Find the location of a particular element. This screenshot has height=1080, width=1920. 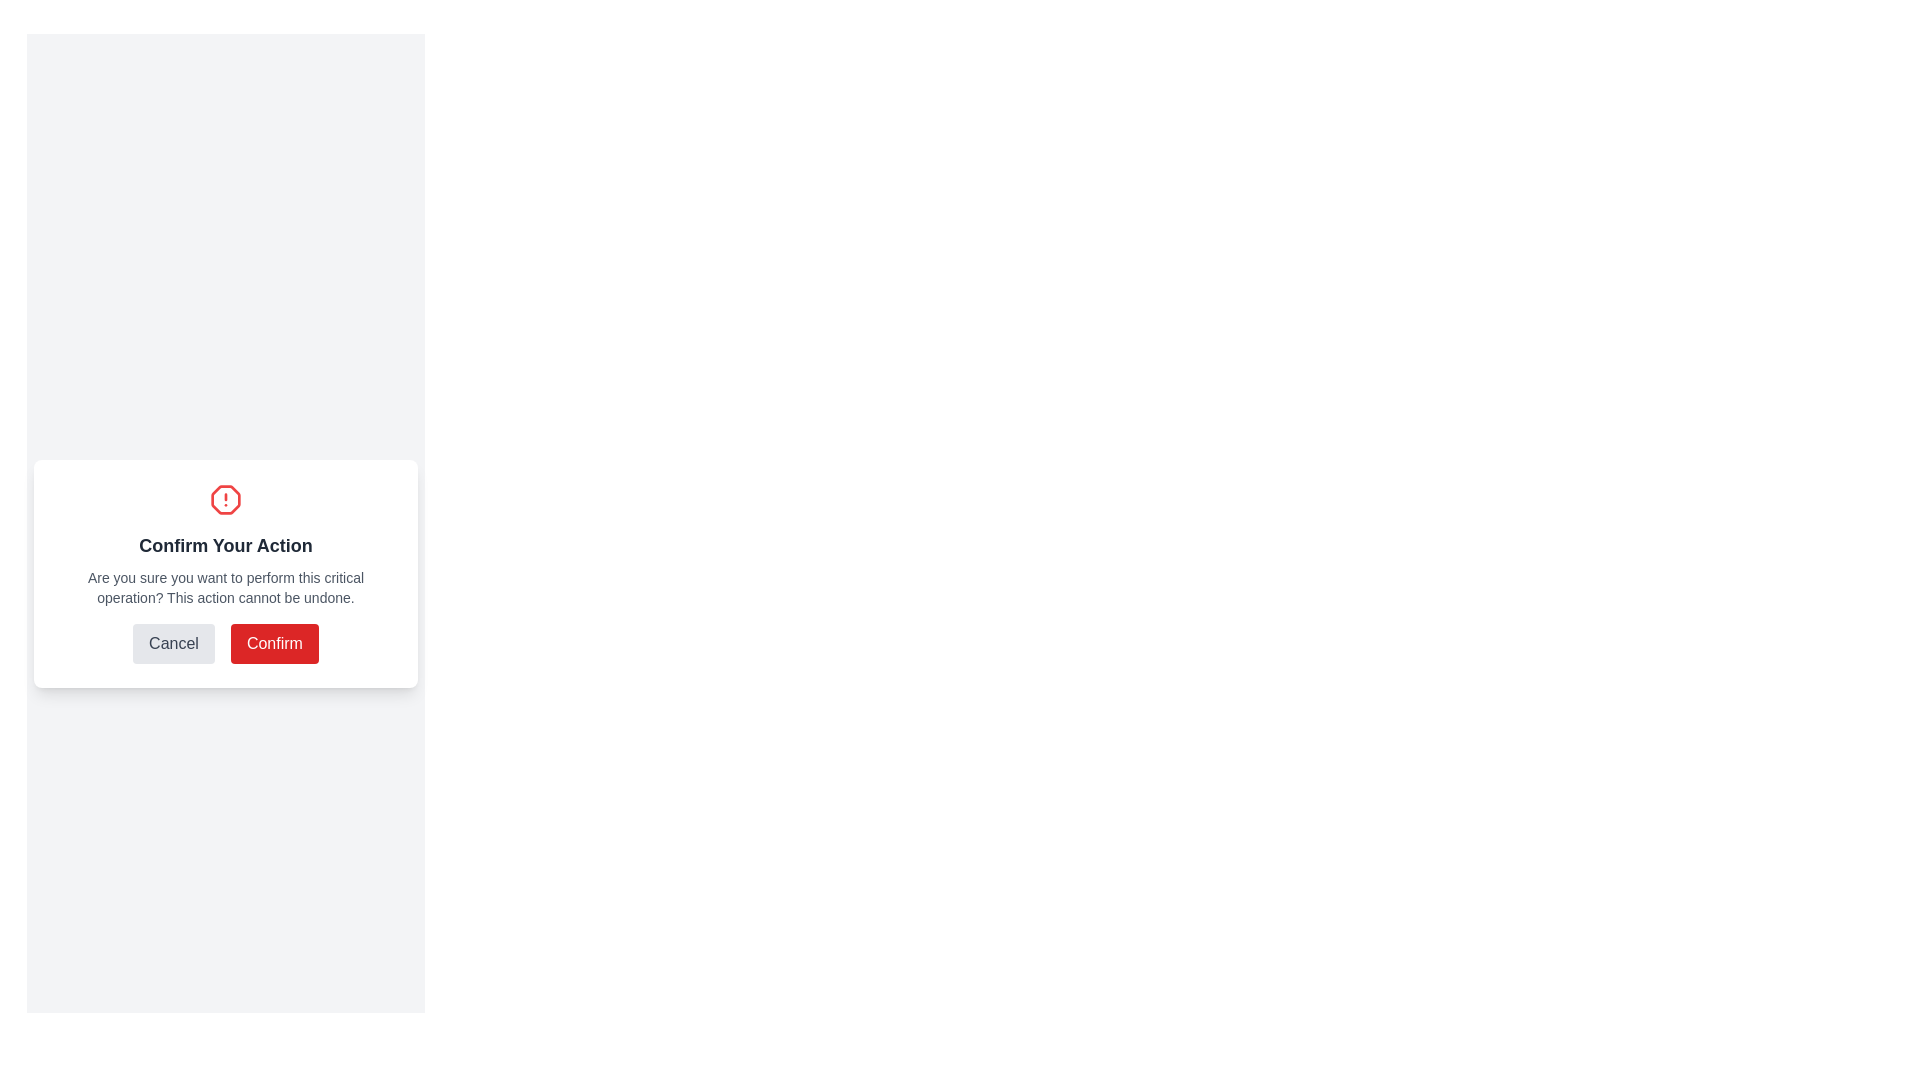

text label that serves as a heading in the modal dialog, positioned below a red icon and above a descriptive paragraph is located at coordinates (225, 546).